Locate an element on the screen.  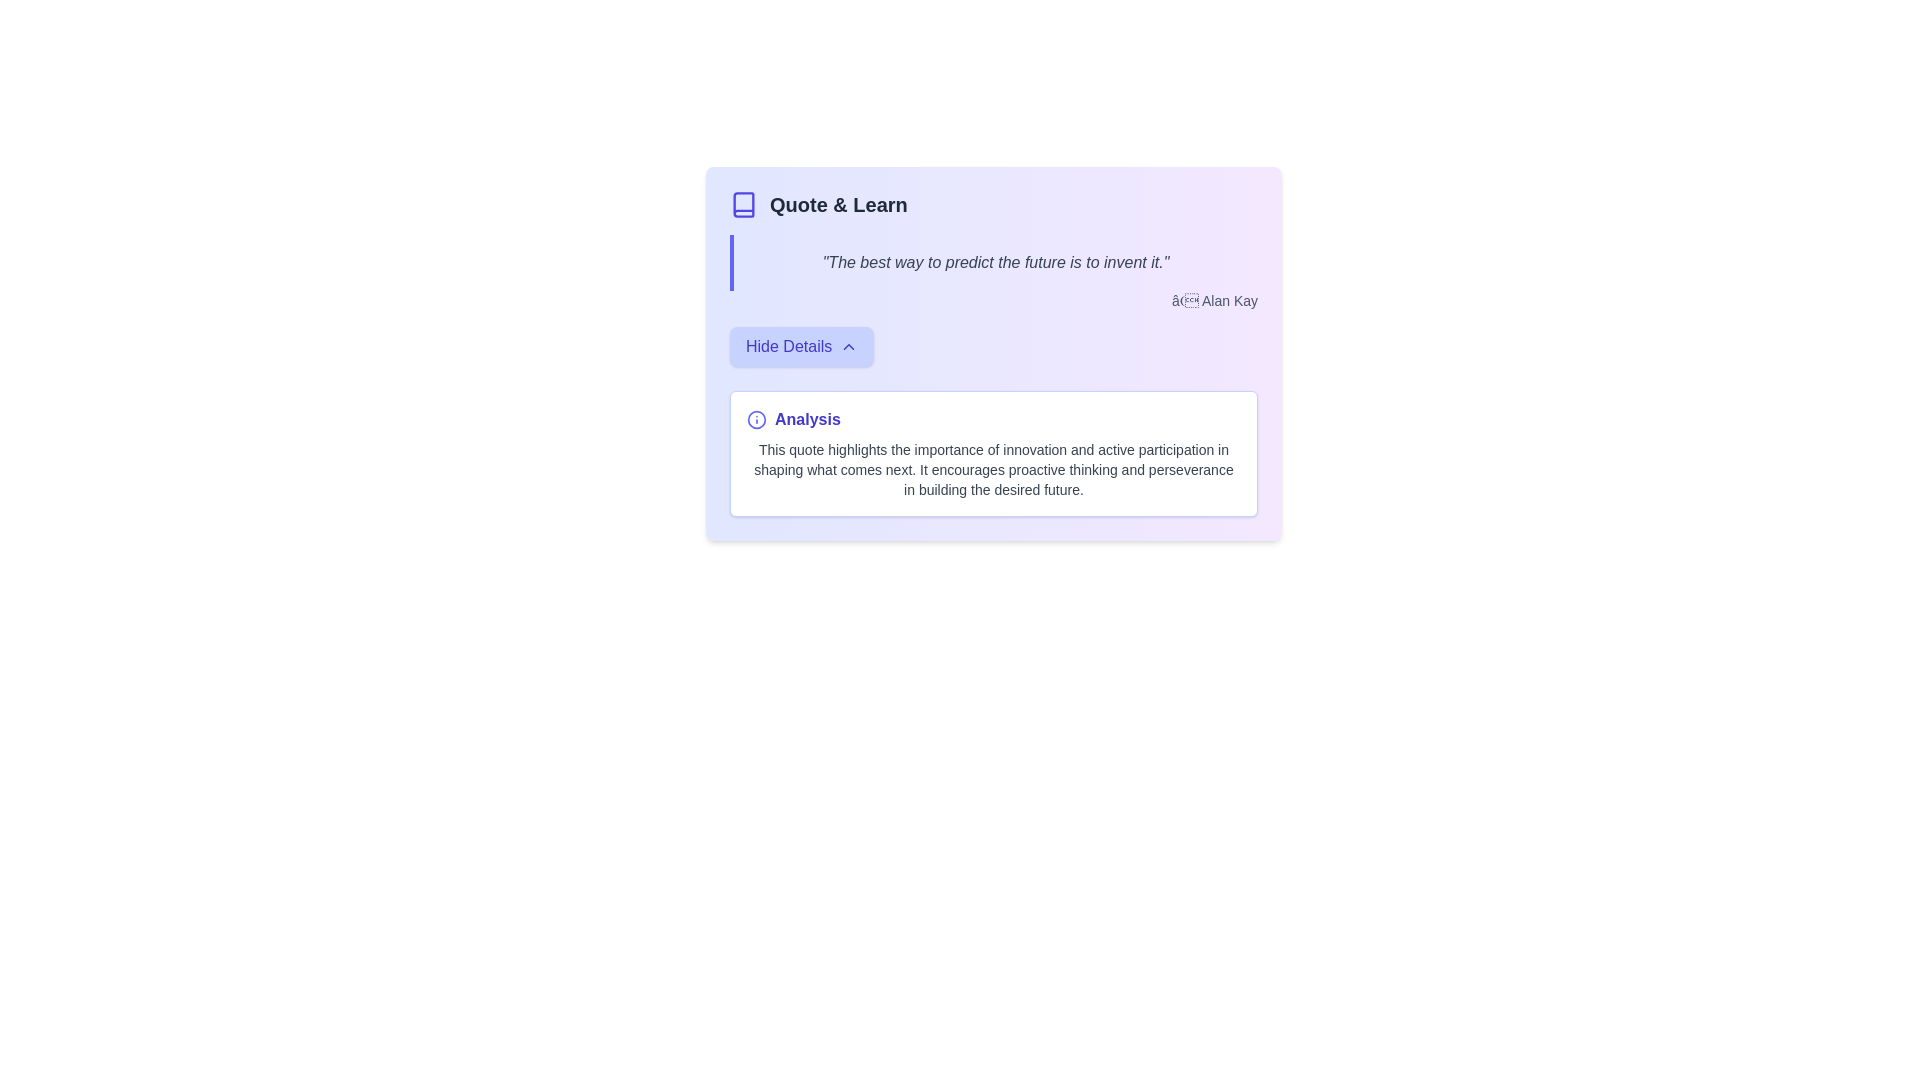
the small circular icon with an 'i' symbol inside, which is styled with a thin blue outline and a white background, located in the upper-left corner of the 'Analysis' section is located at coordinates (756, 419).